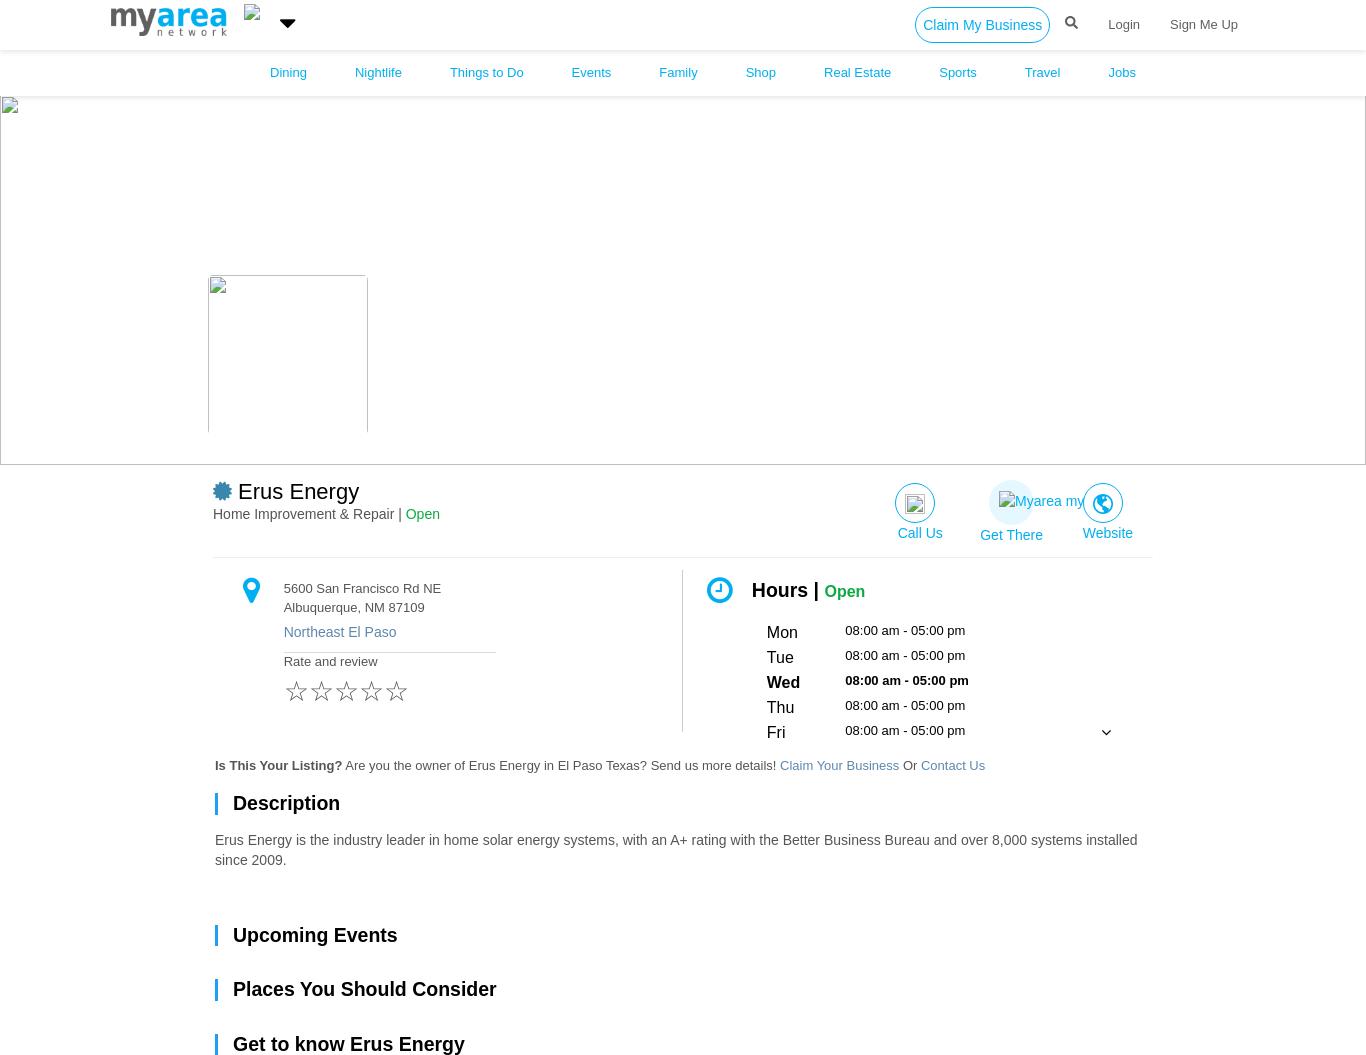  I want to click on 'Mon', so click(781, 632).